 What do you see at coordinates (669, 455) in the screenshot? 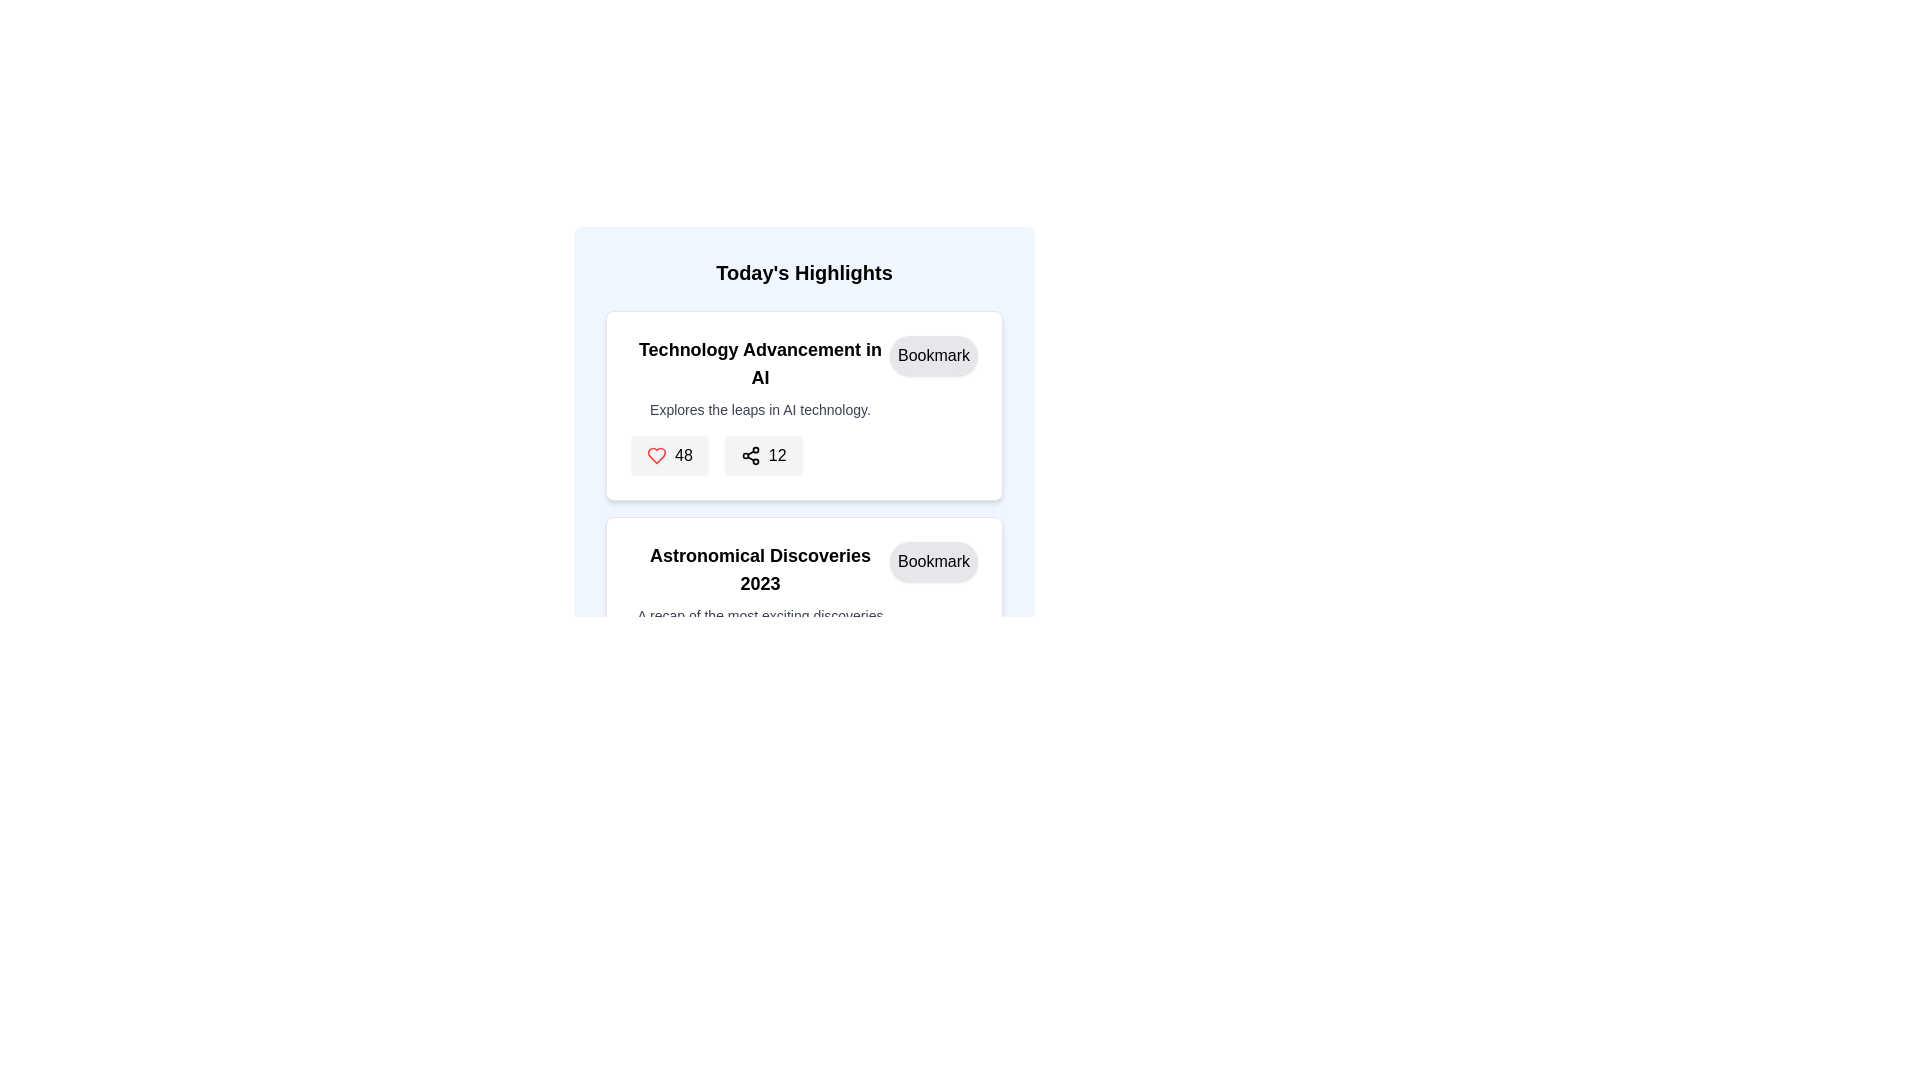
I see `the interactive like or favorite button located directly under the title 'Technology Advancement in AI' to increase or decrease the count` at bounding box center [669, 455].